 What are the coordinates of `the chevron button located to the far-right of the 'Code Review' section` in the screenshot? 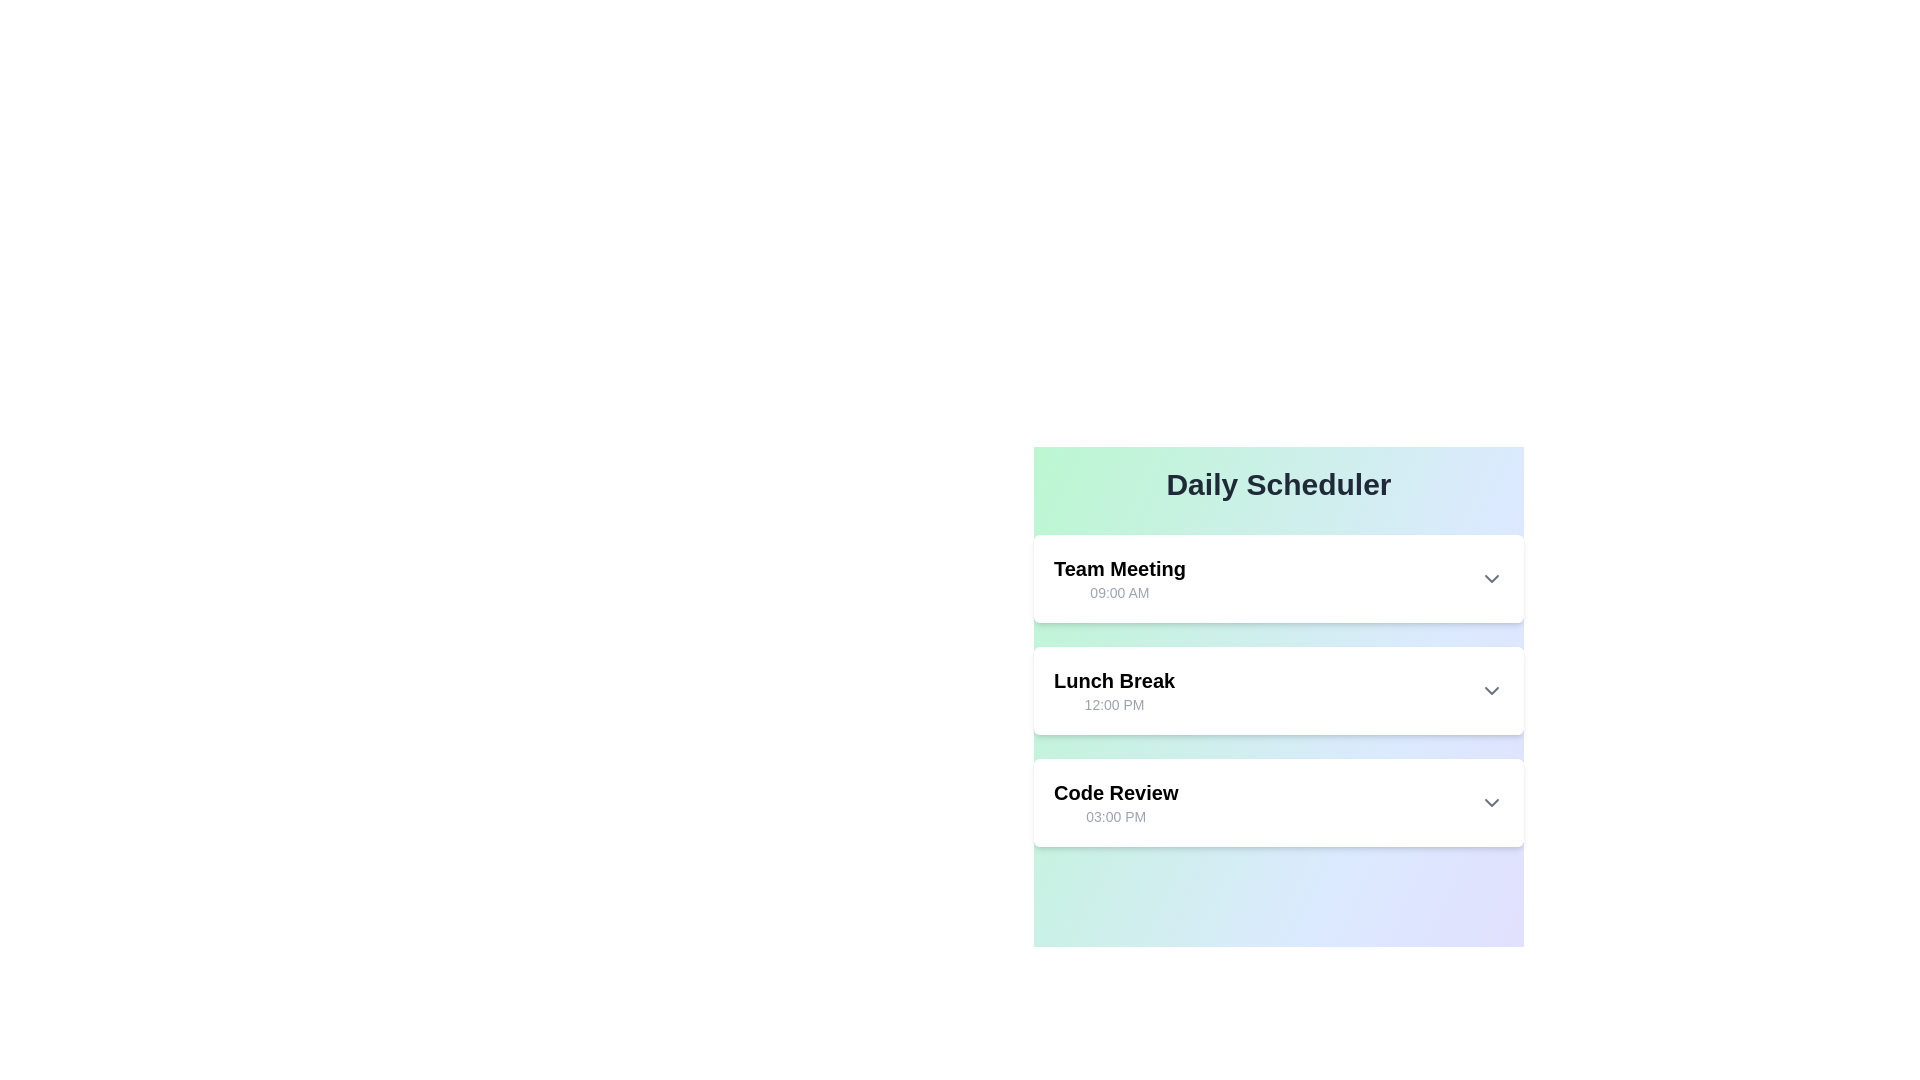 It's located at (1492, 801).